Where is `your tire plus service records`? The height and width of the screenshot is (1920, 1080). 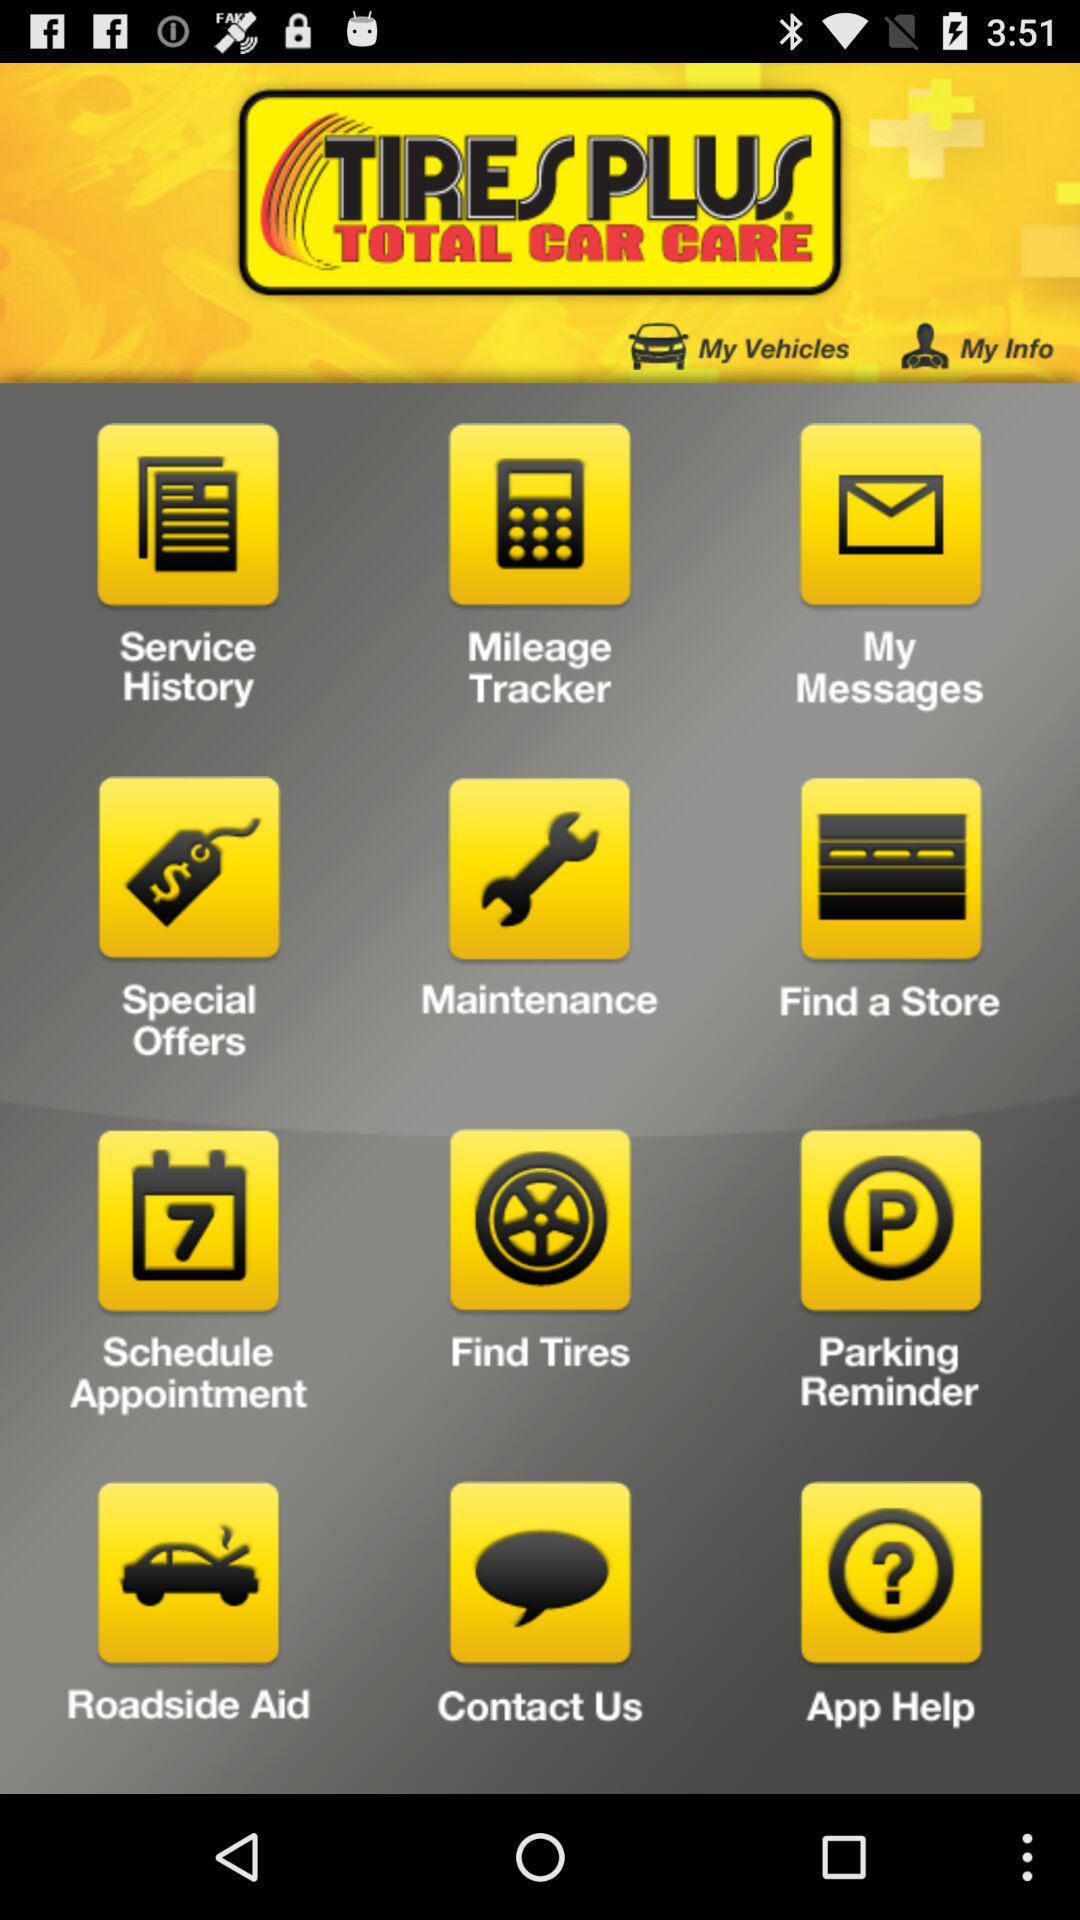
your tire plus service records is located at coordinates (189, 571).